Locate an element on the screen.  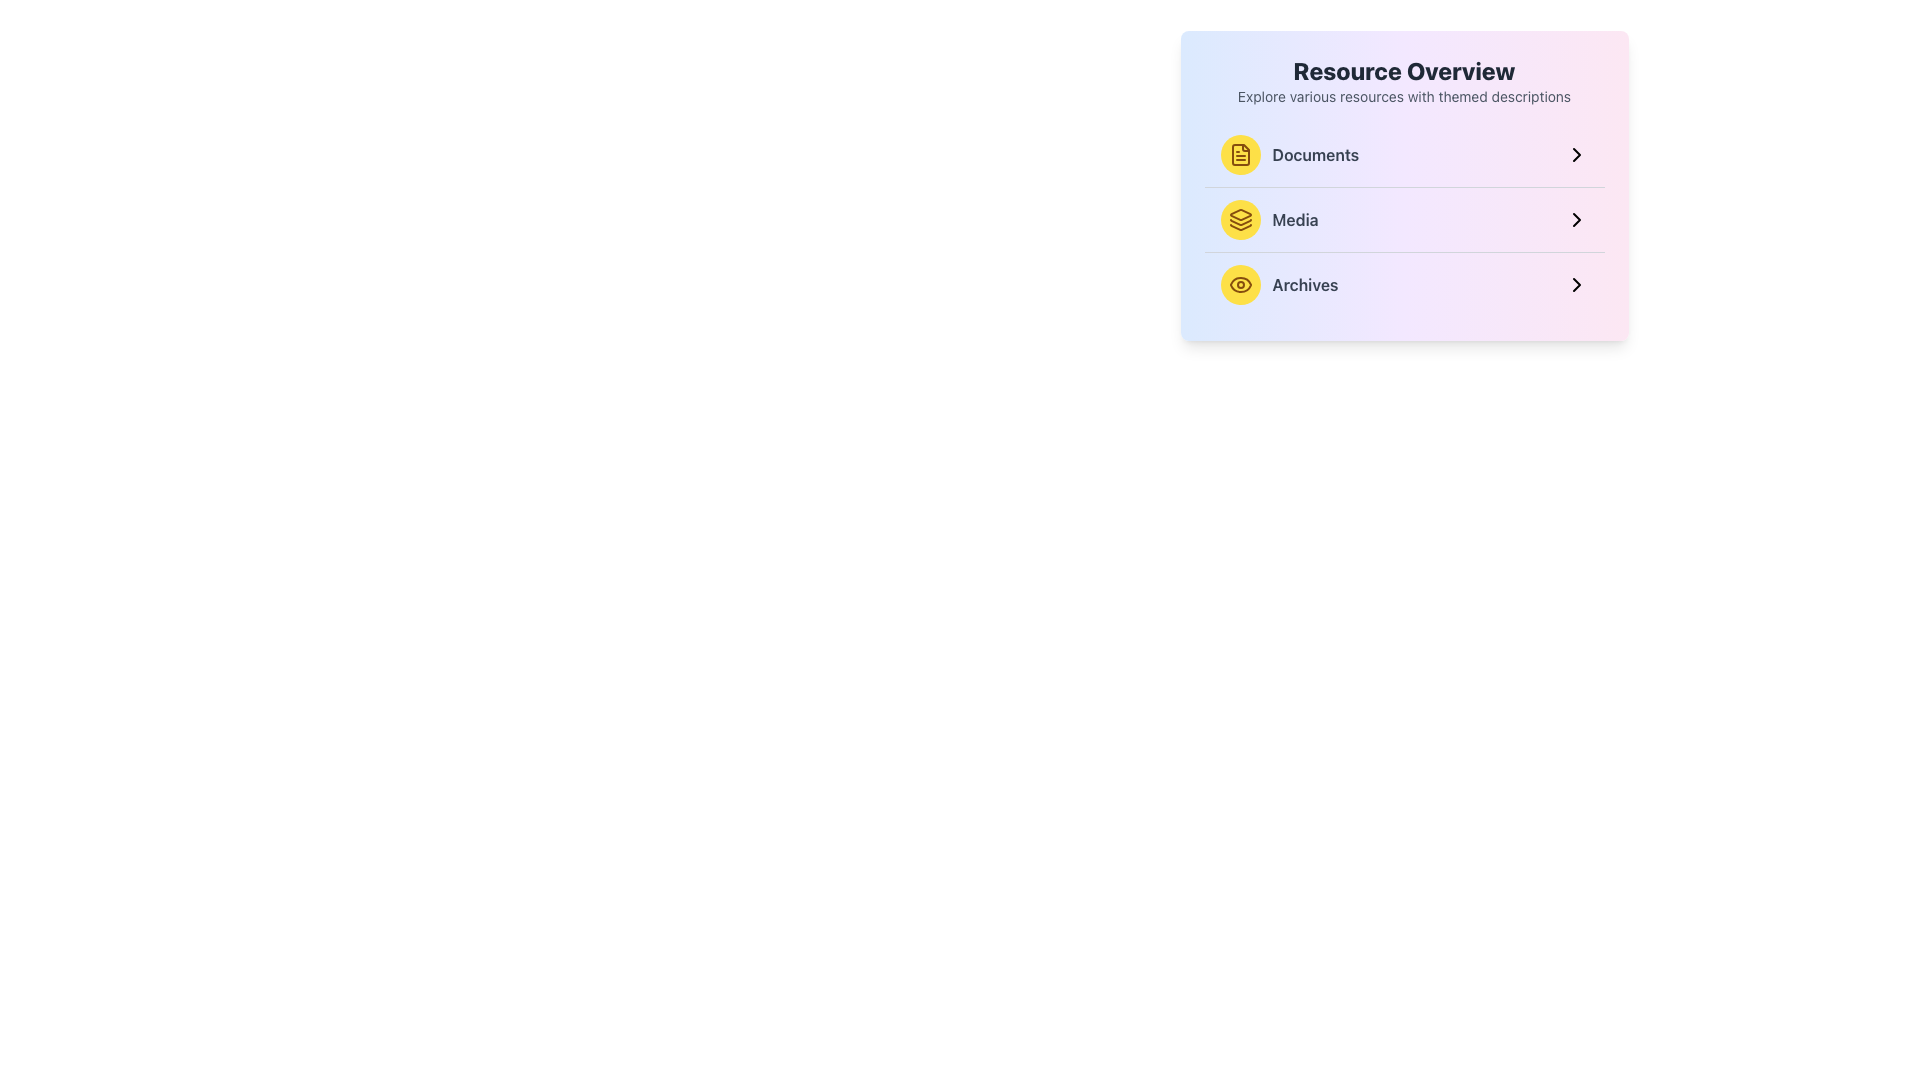
the document icon, which is a rectangular outline with a folded corner in the top-left portion, located in the top-left corner of the interactive card, next to the 'Documents' label is located at coordinates (1239, 153).